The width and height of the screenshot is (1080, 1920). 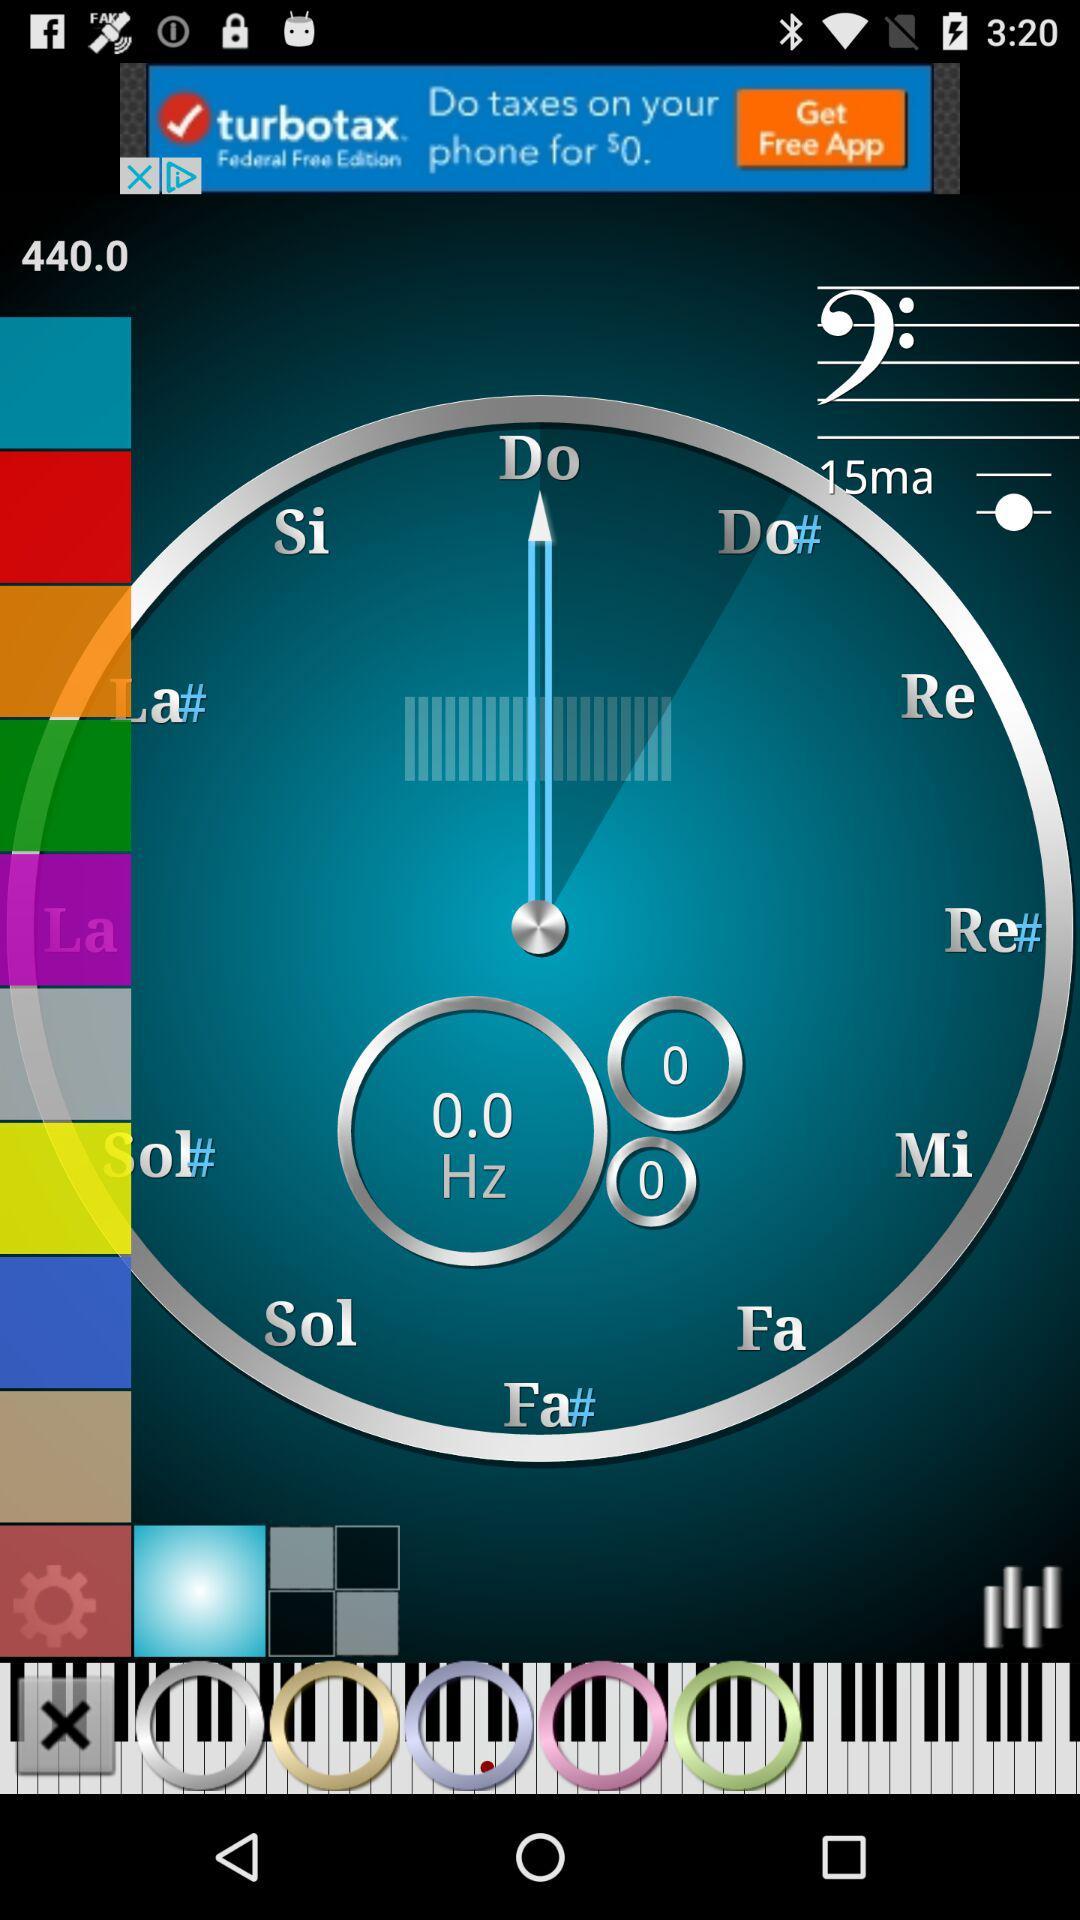 I want to click on change background to blue, so click(x=64, y=1322).